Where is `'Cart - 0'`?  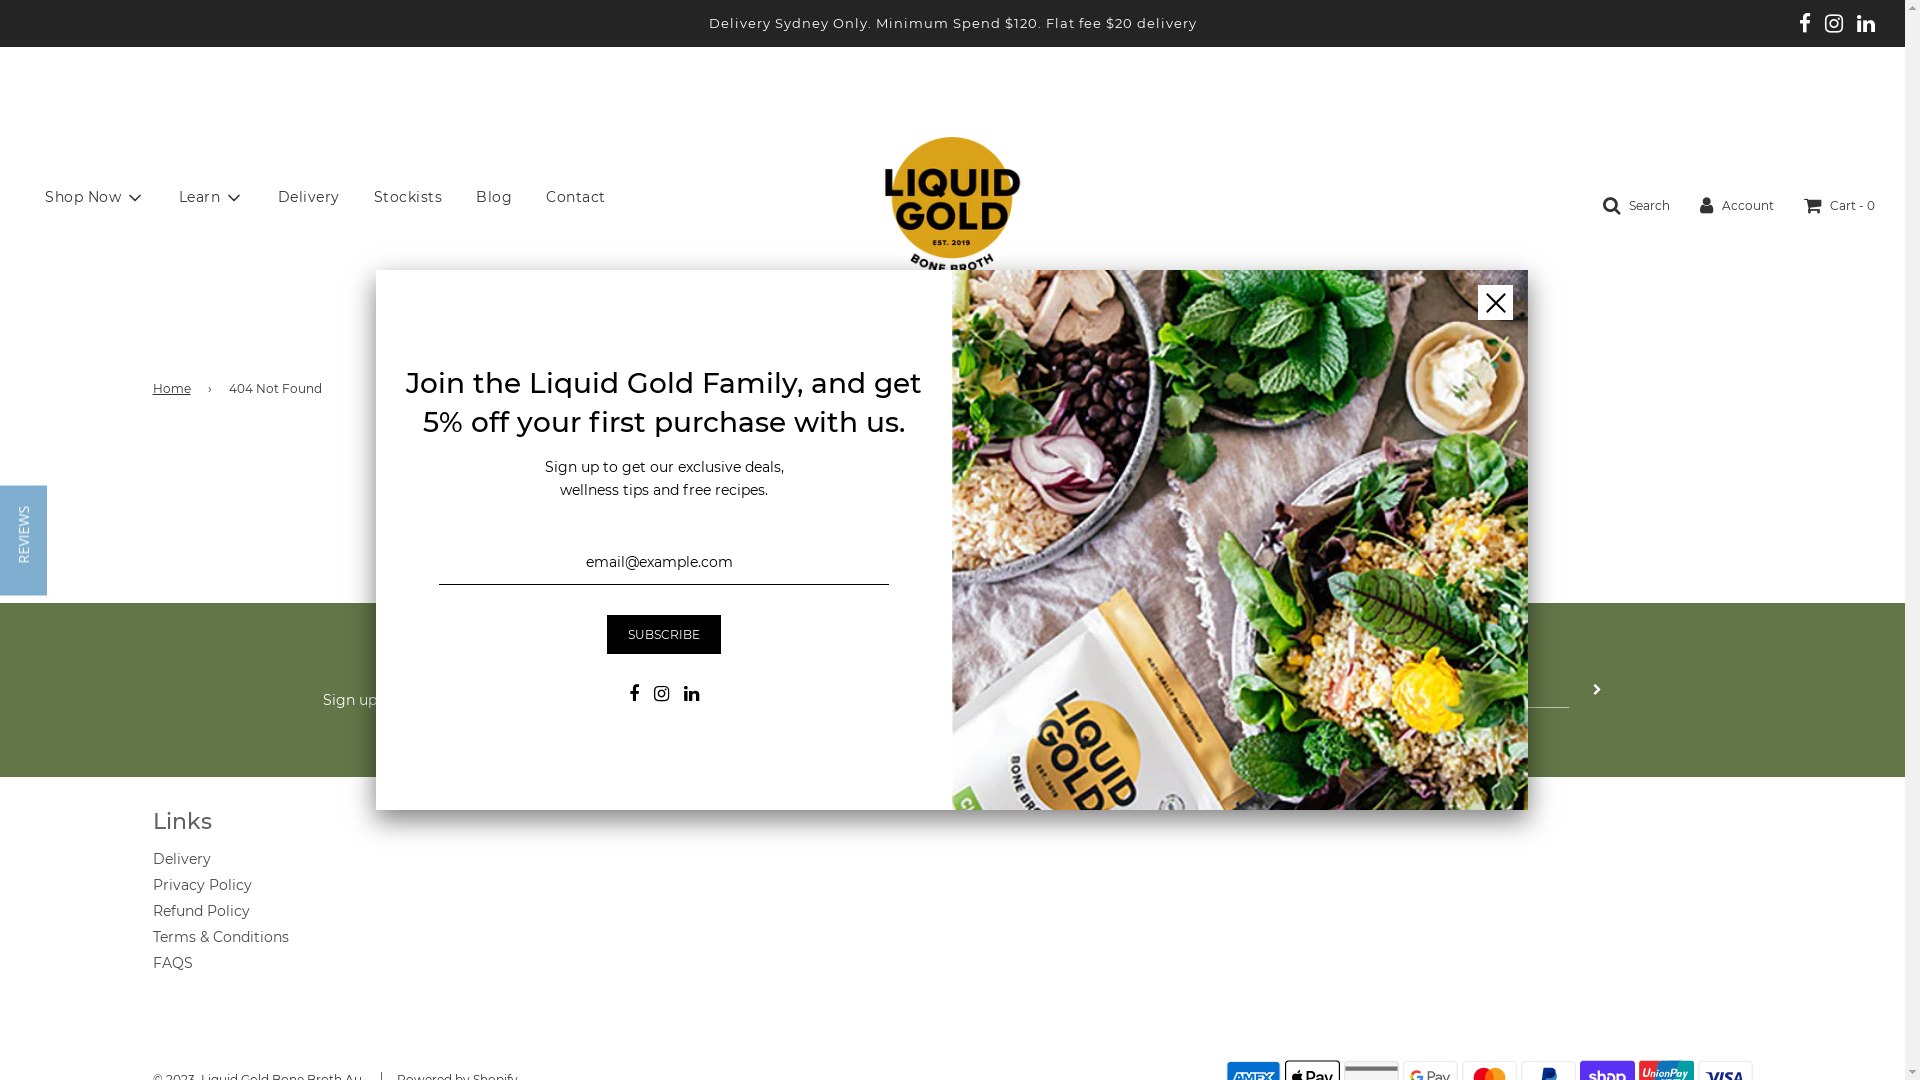 'Cart - 0' is located at coordinates (1839, 204).